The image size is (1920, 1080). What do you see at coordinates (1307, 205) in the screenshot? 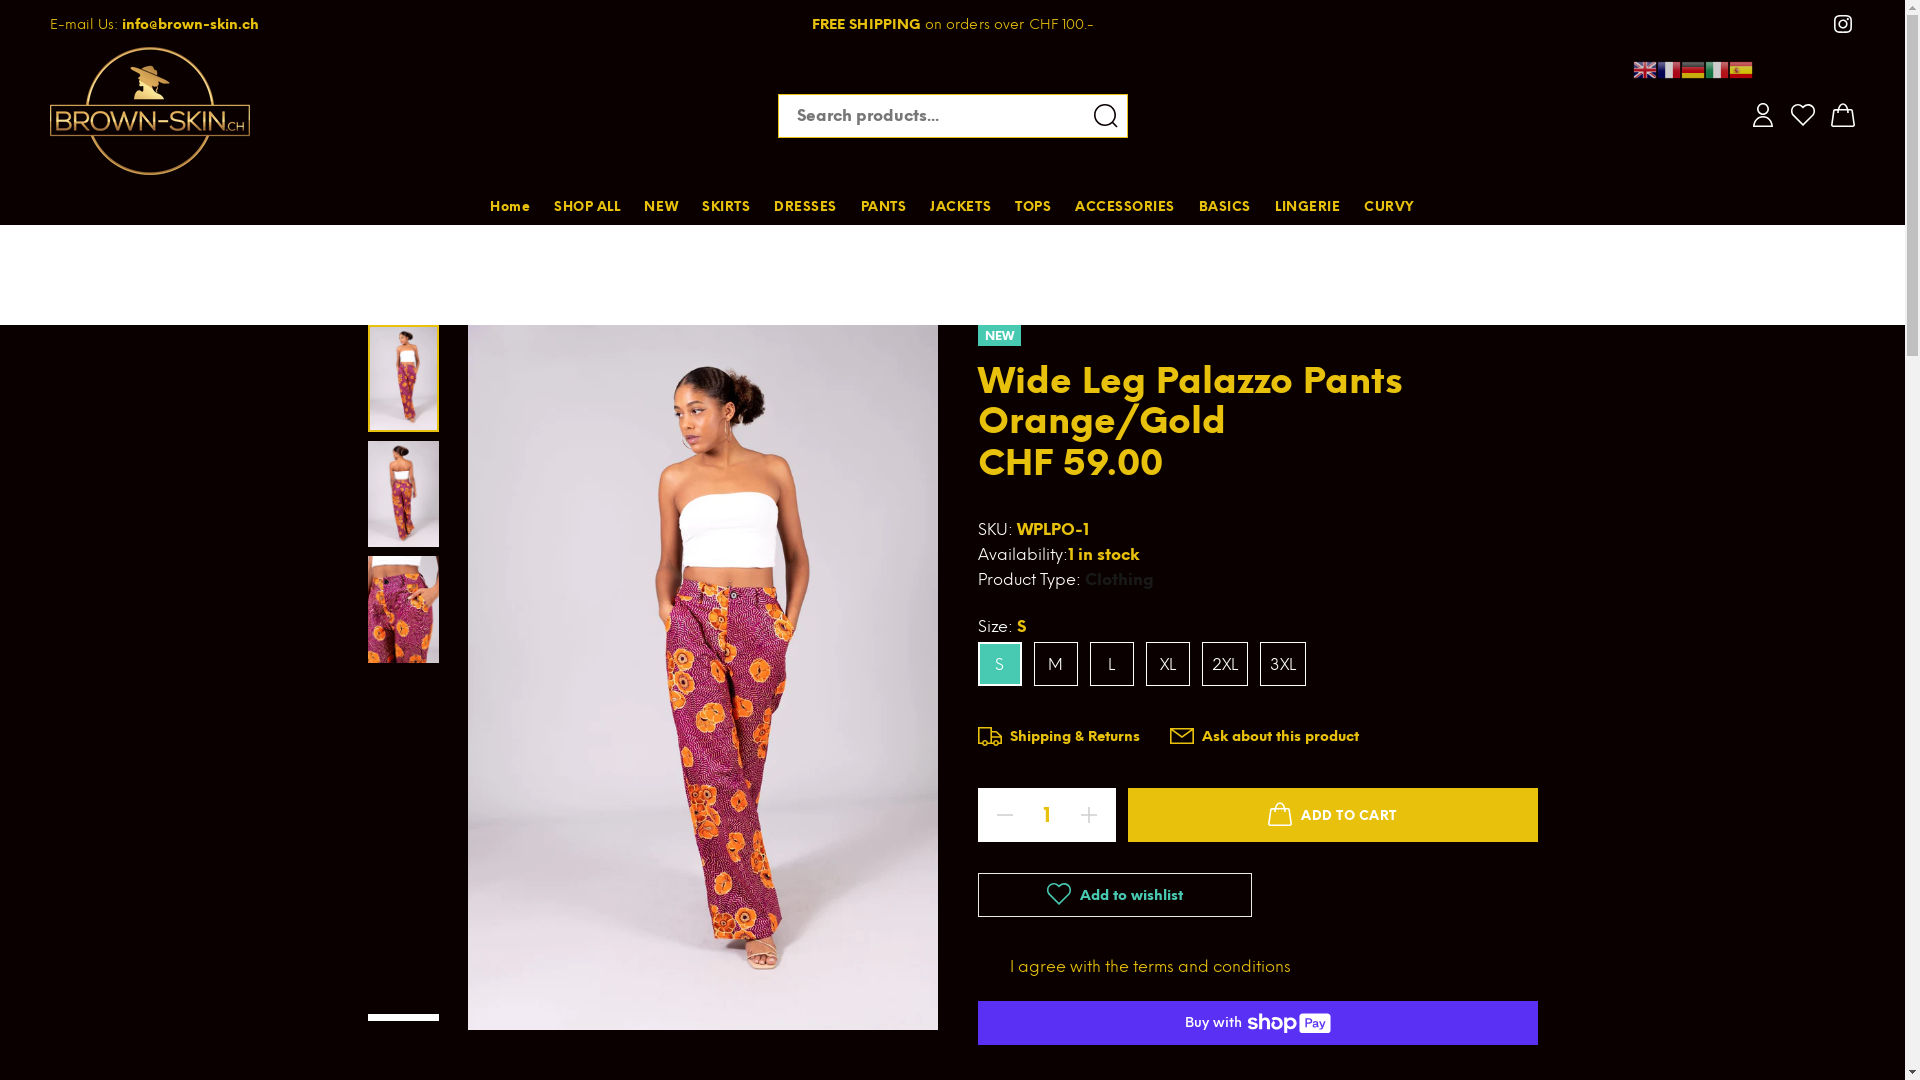
I see `'LINGERIE'` at bounding box center [1307, 205].